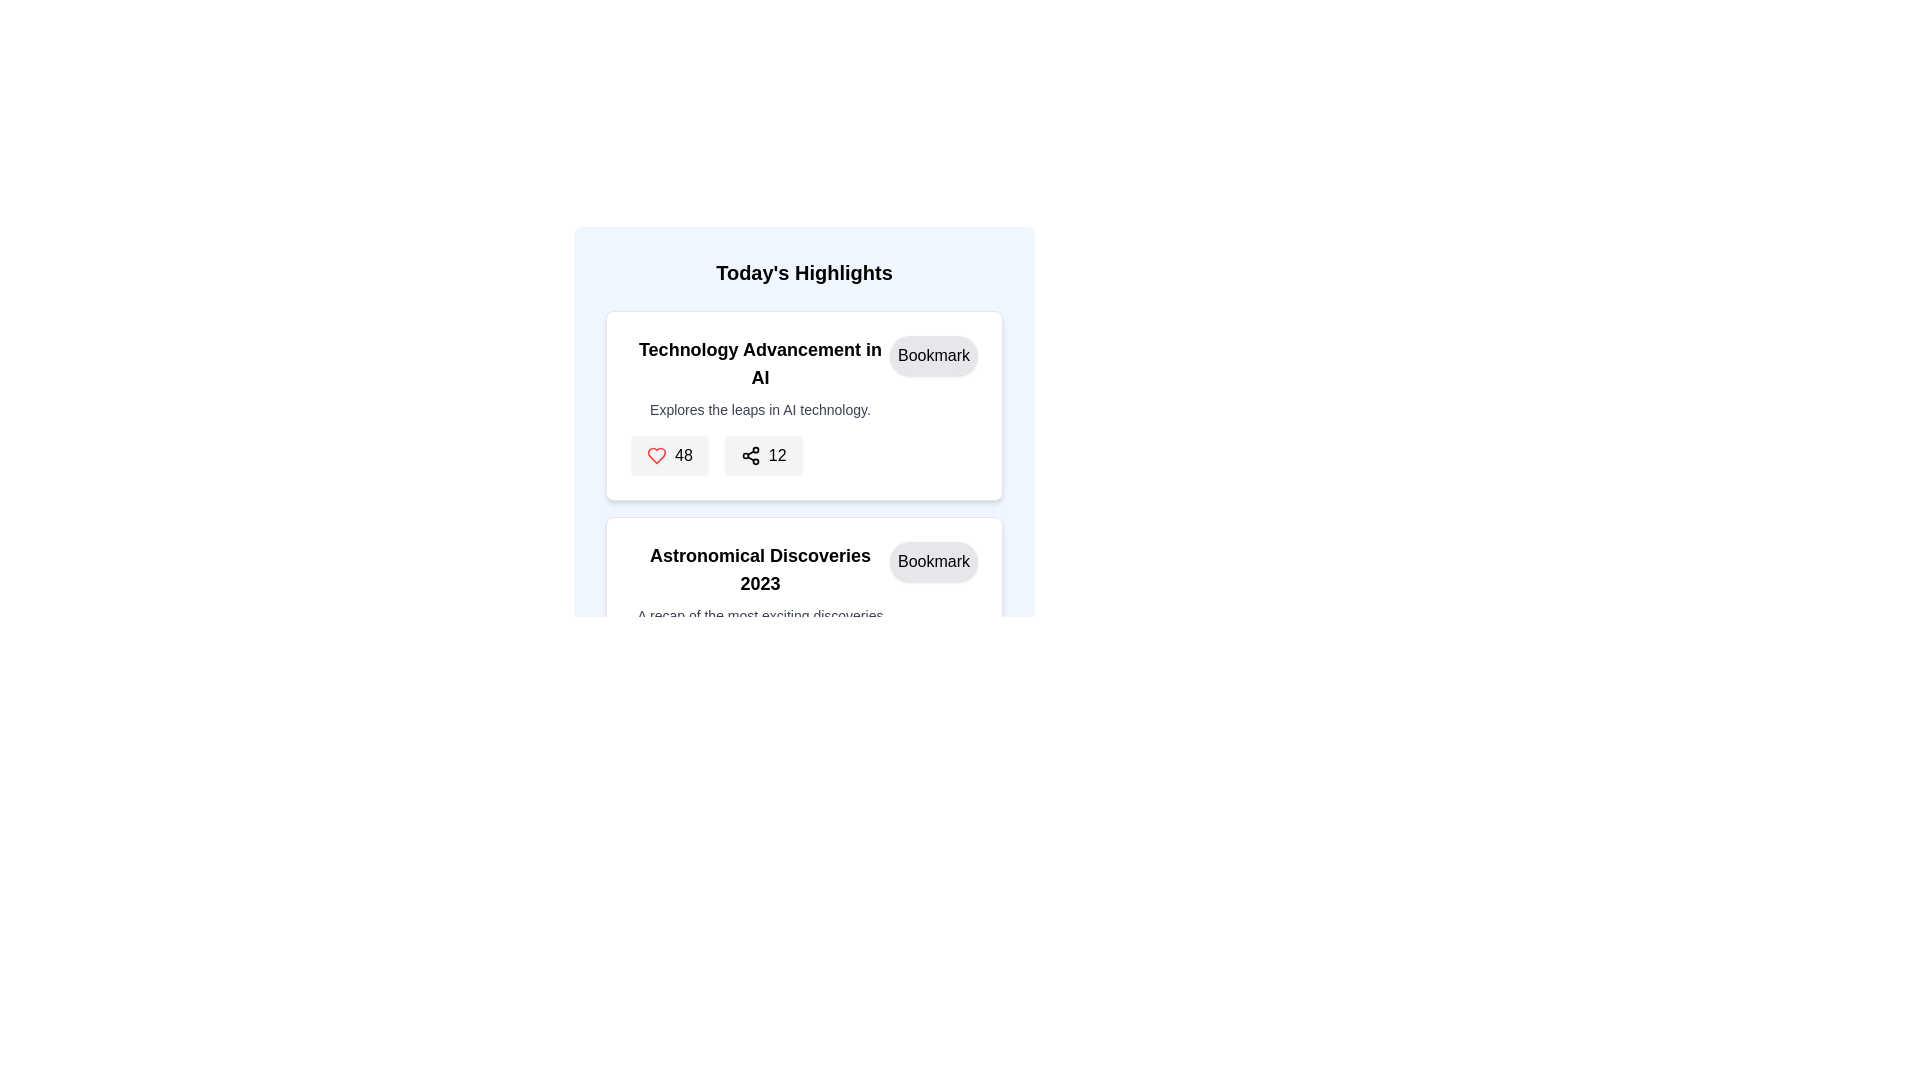 Image resolution: width=1920 pixels, height=1080 pixels. What do you see at coordinates (804, 273) in the screenshot?
I see `textual heading that summarizes the section above the articles, specifically located above the article titled 'Technology Advancement in AI'` at bounding box center [804, 273].